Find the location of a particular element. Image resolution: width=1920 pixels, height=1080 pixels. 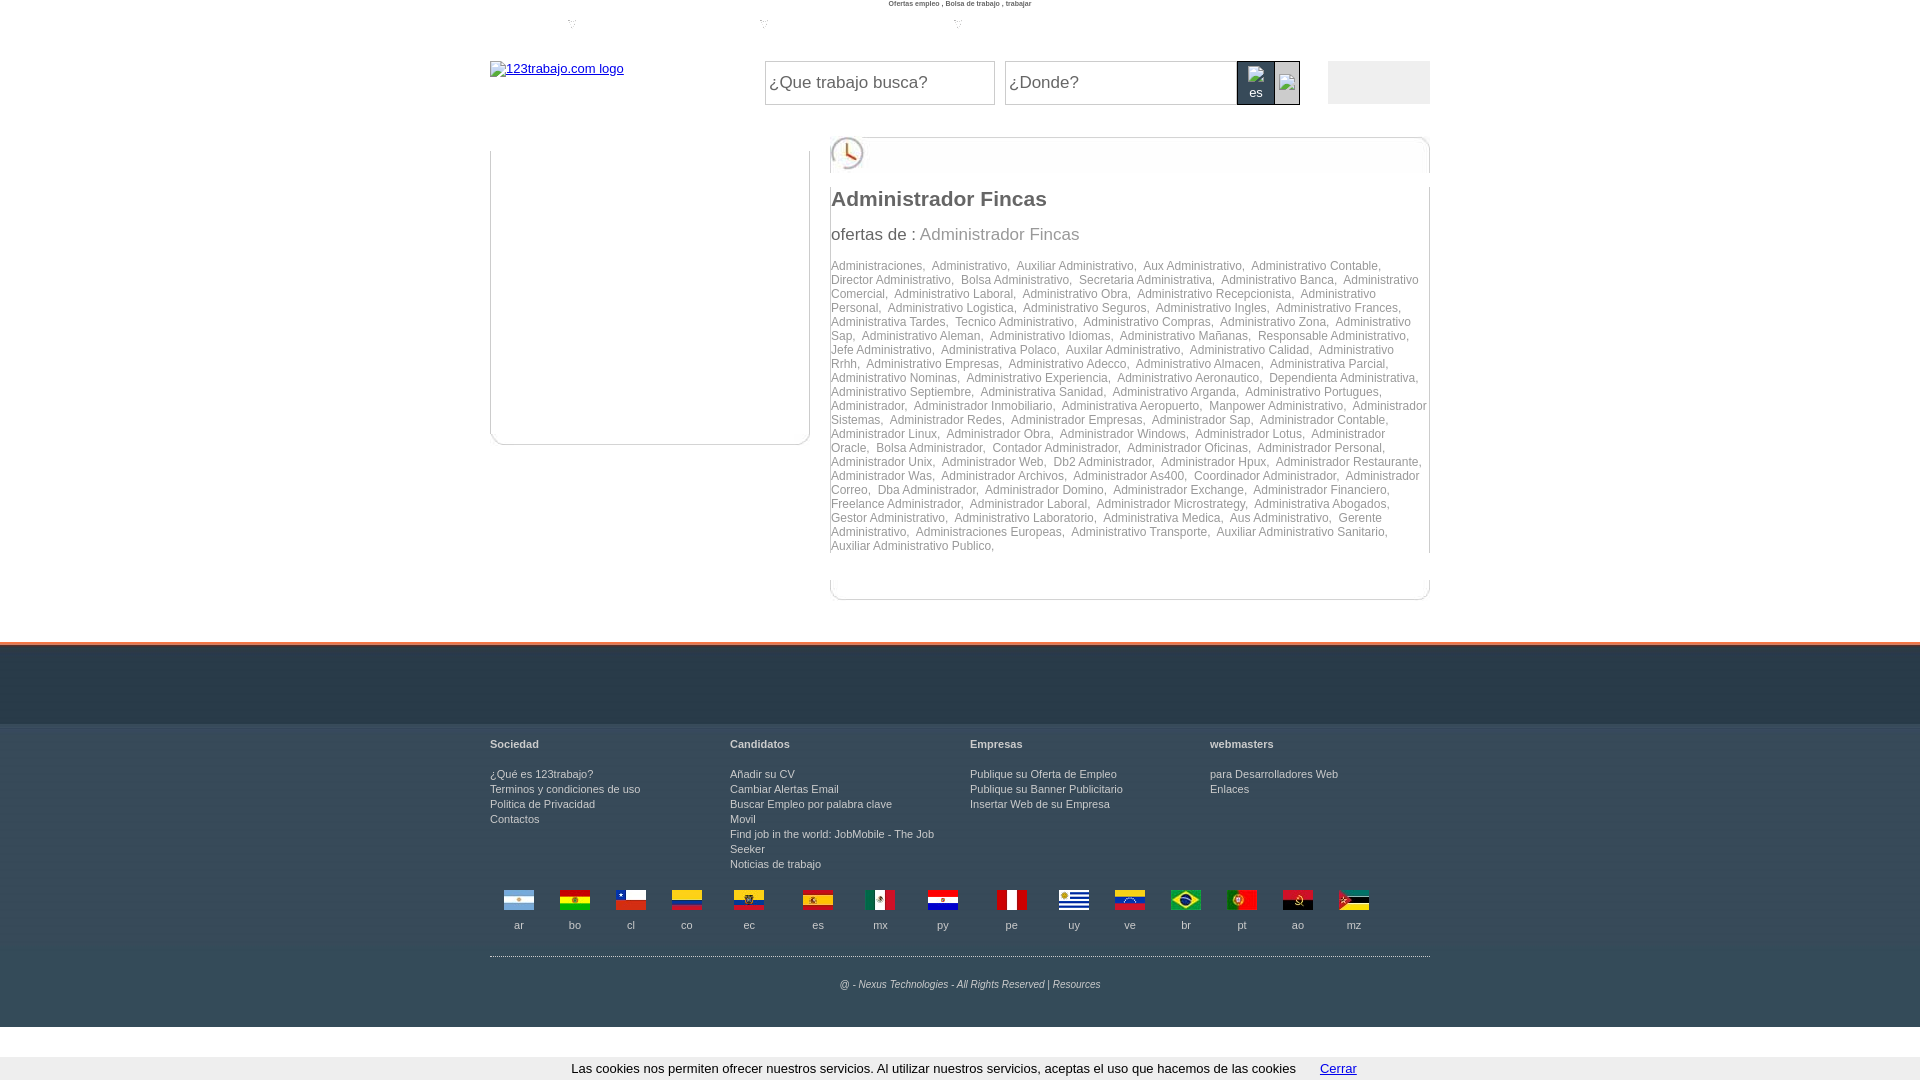

'ofertas trabajo chile' is located at coordinates (629, 906).